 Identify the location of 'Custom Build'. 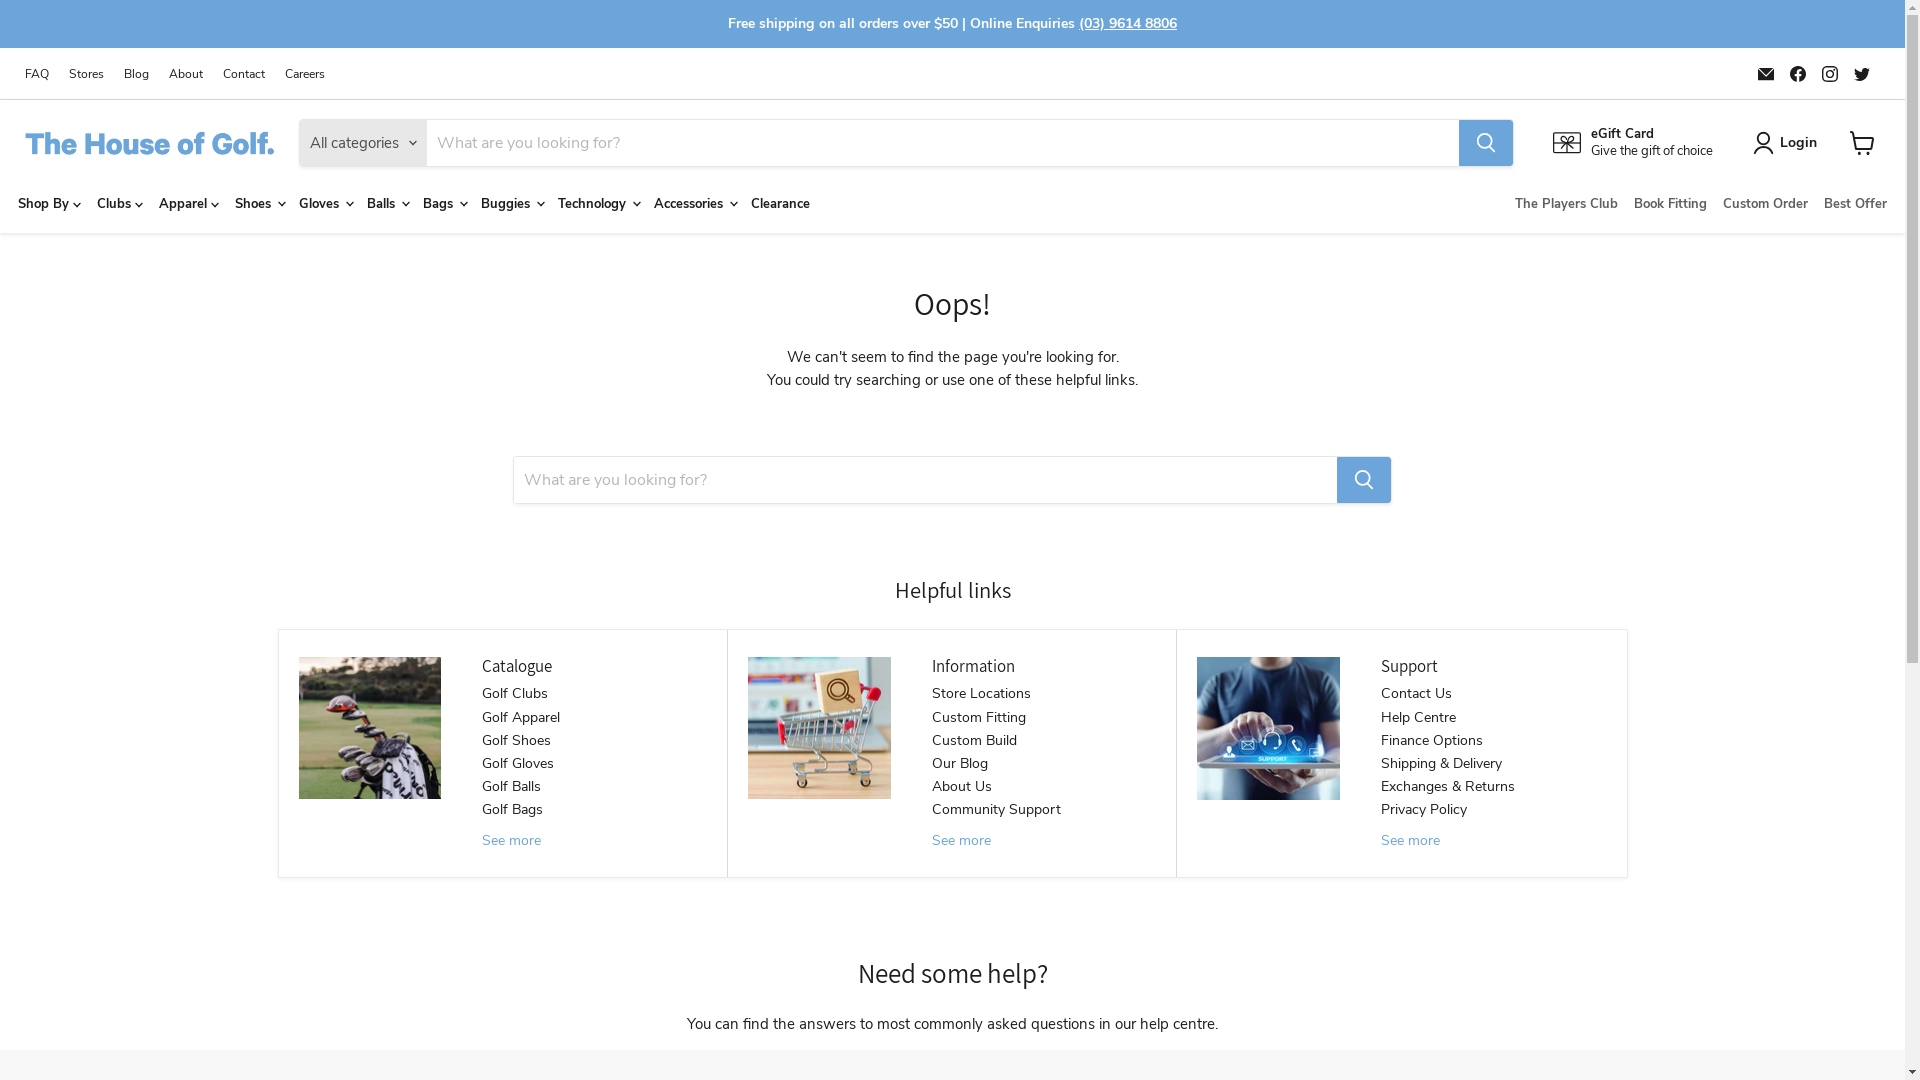
(930, 740).